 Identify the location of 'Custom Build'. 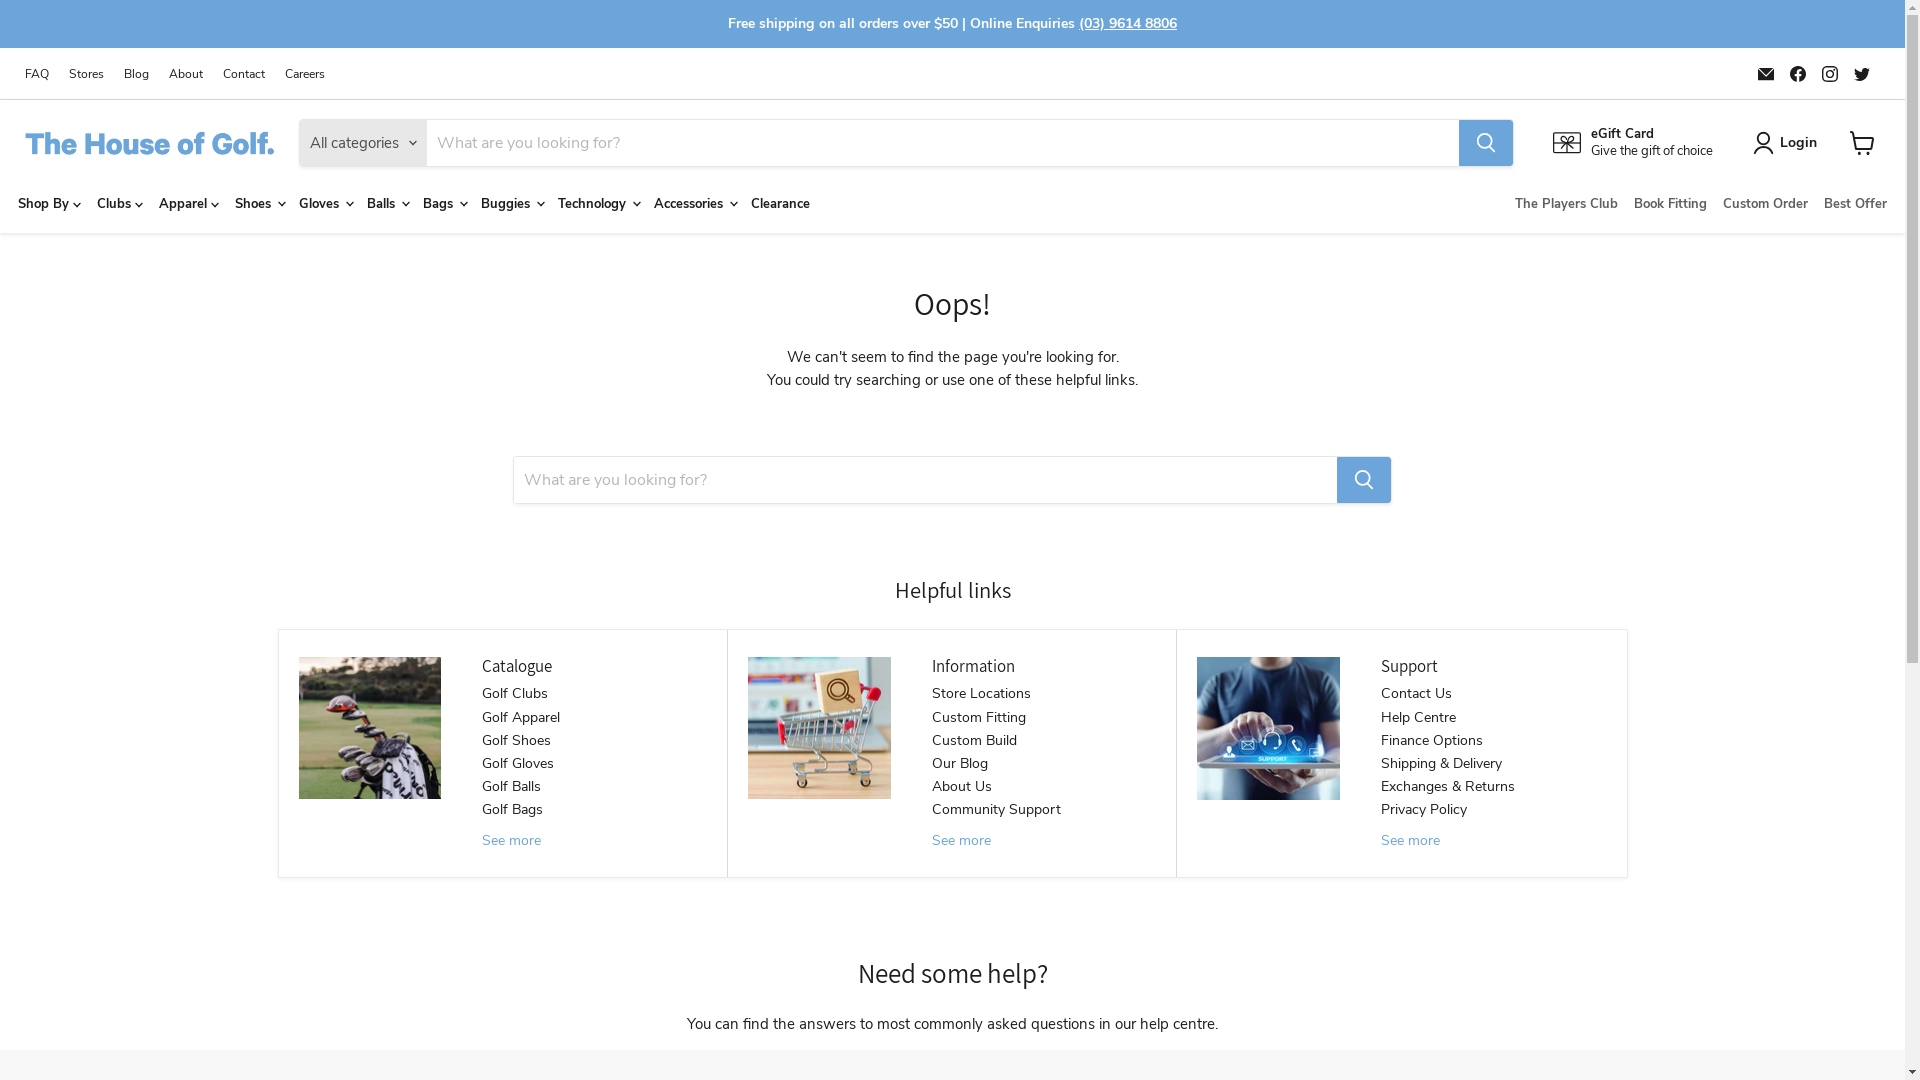
(930, 740).